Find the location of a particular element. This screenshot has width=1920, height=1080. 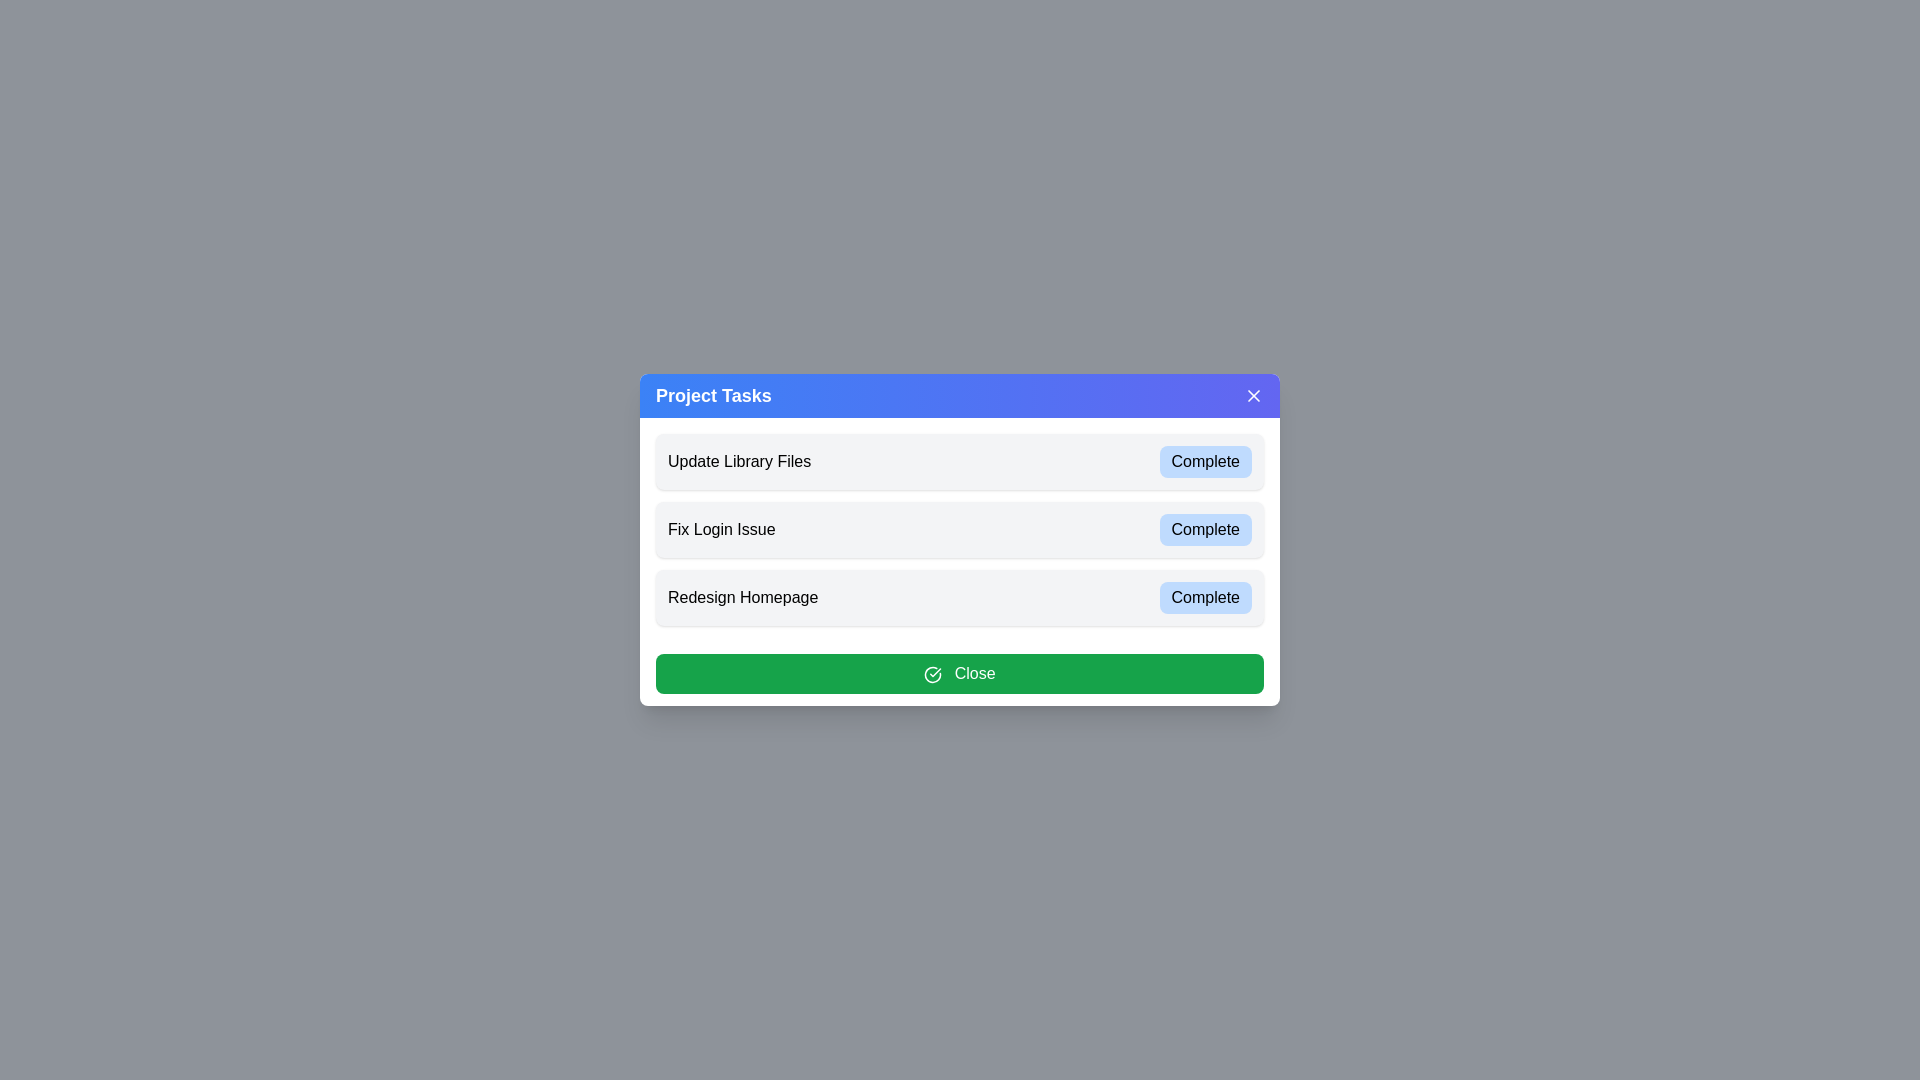

the text label displaying 'Update Library Files' located in the upper section of the 'Project Tasks' modal window is located at coordinates (738, 462).